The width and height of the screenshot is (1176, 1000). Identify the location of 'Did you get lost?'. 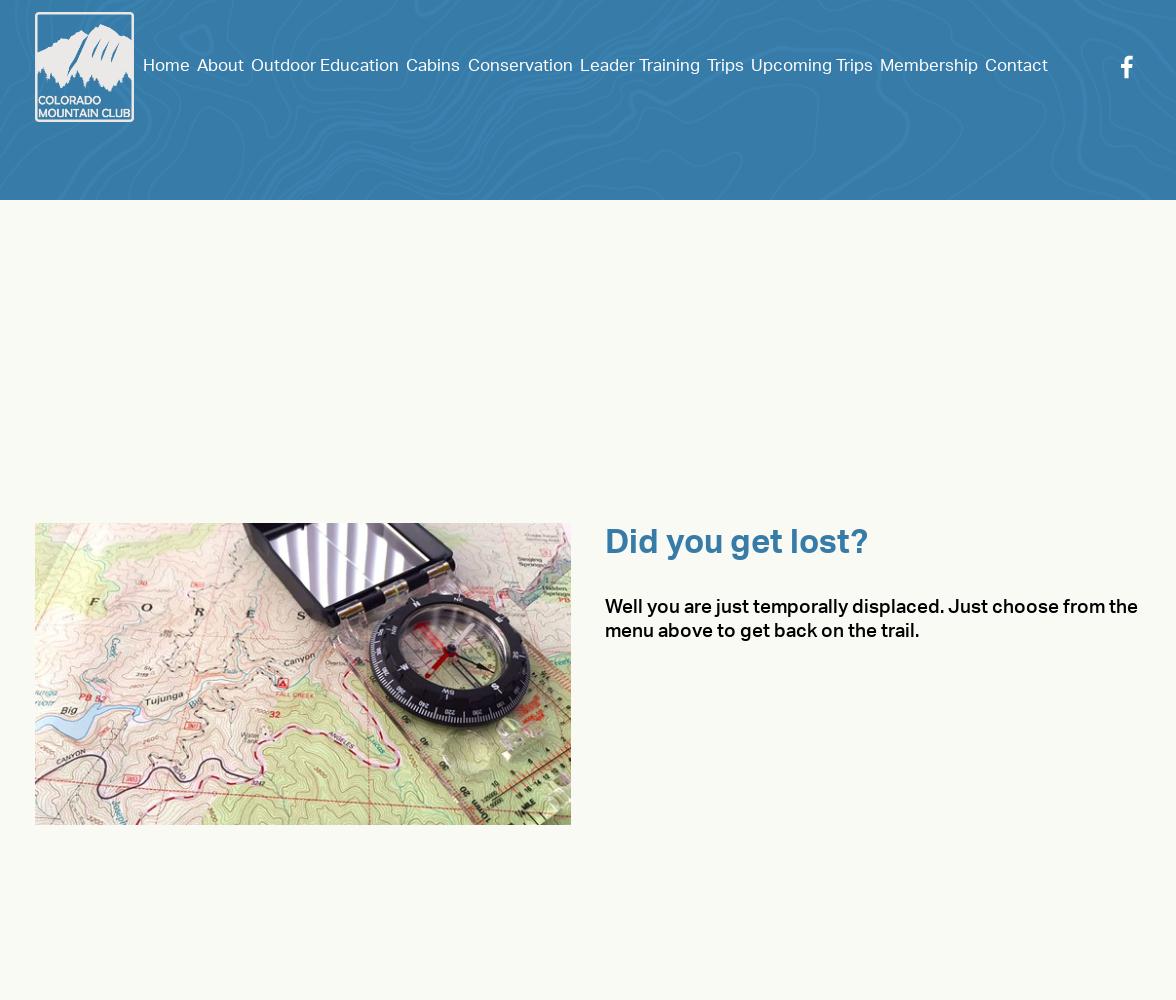
(740, 542).